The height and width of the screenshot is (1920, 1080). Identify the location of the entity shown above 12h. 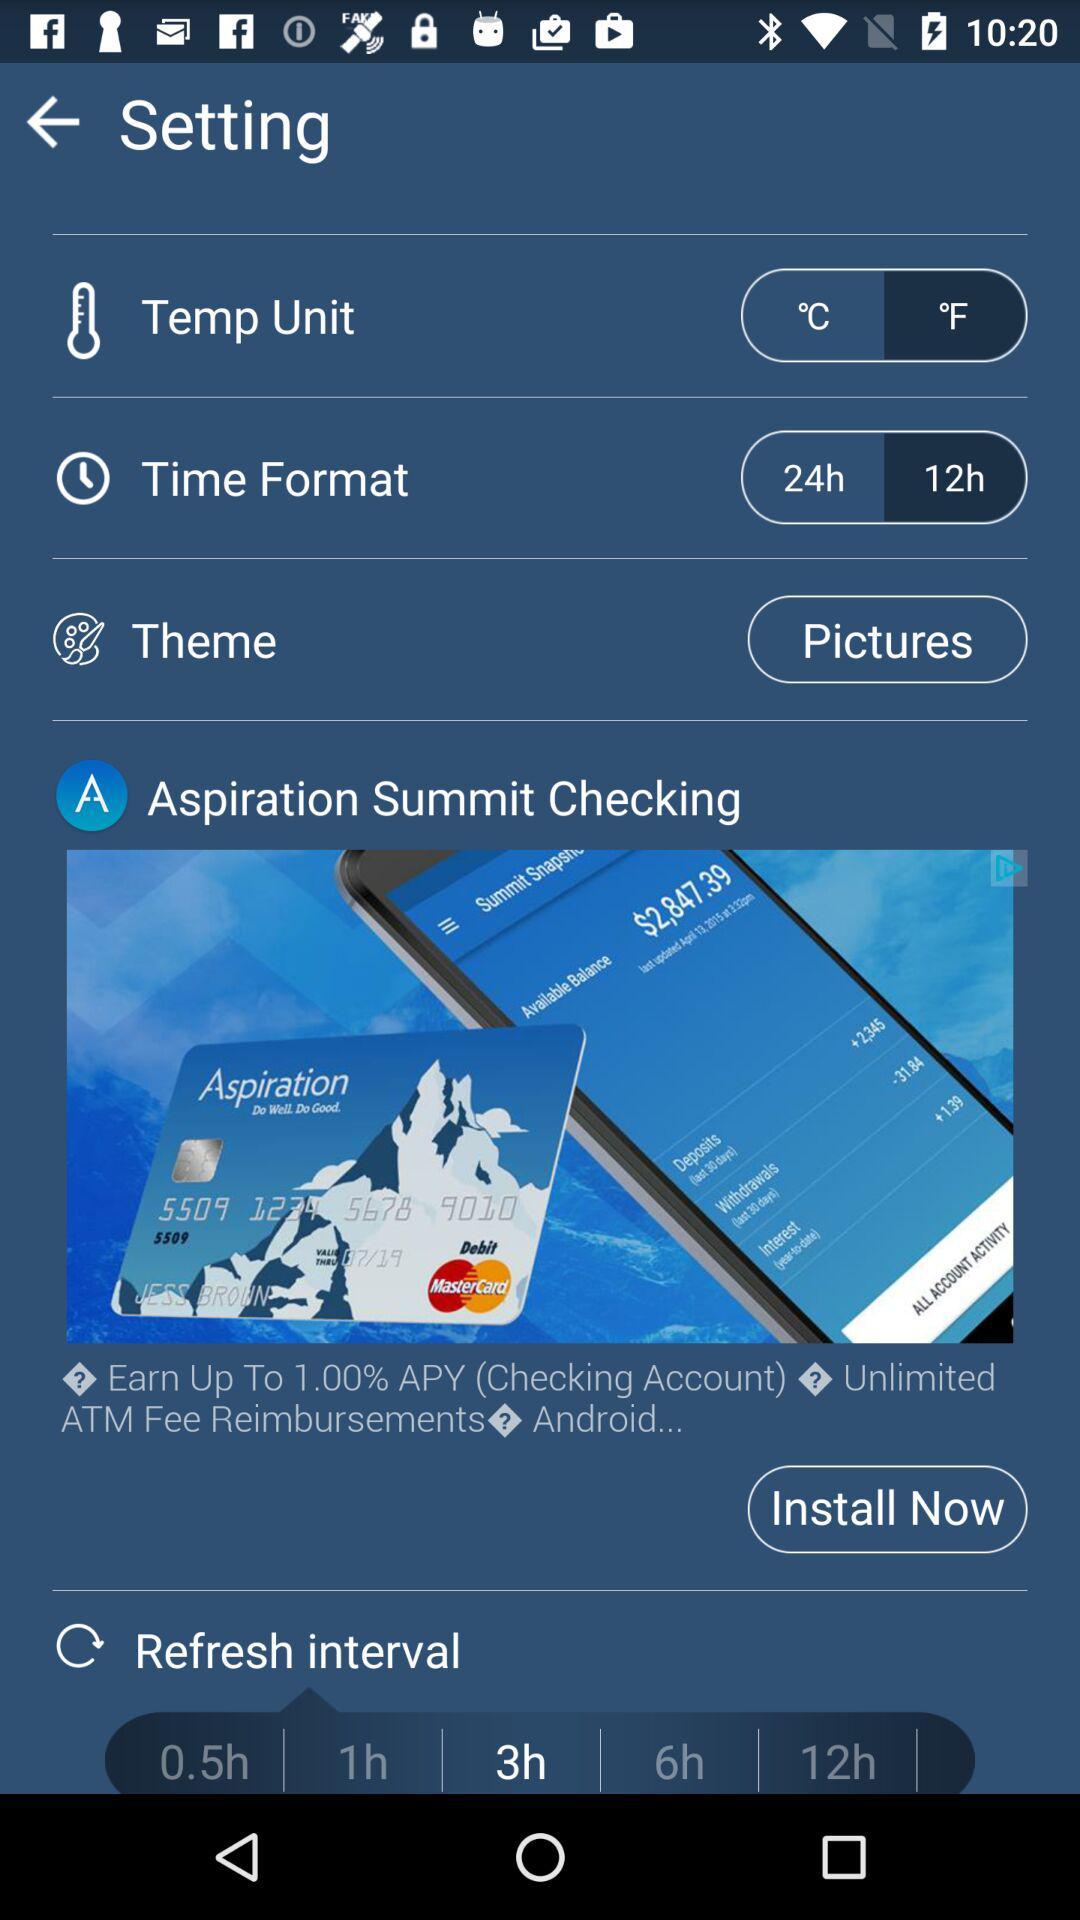
(953, 314).